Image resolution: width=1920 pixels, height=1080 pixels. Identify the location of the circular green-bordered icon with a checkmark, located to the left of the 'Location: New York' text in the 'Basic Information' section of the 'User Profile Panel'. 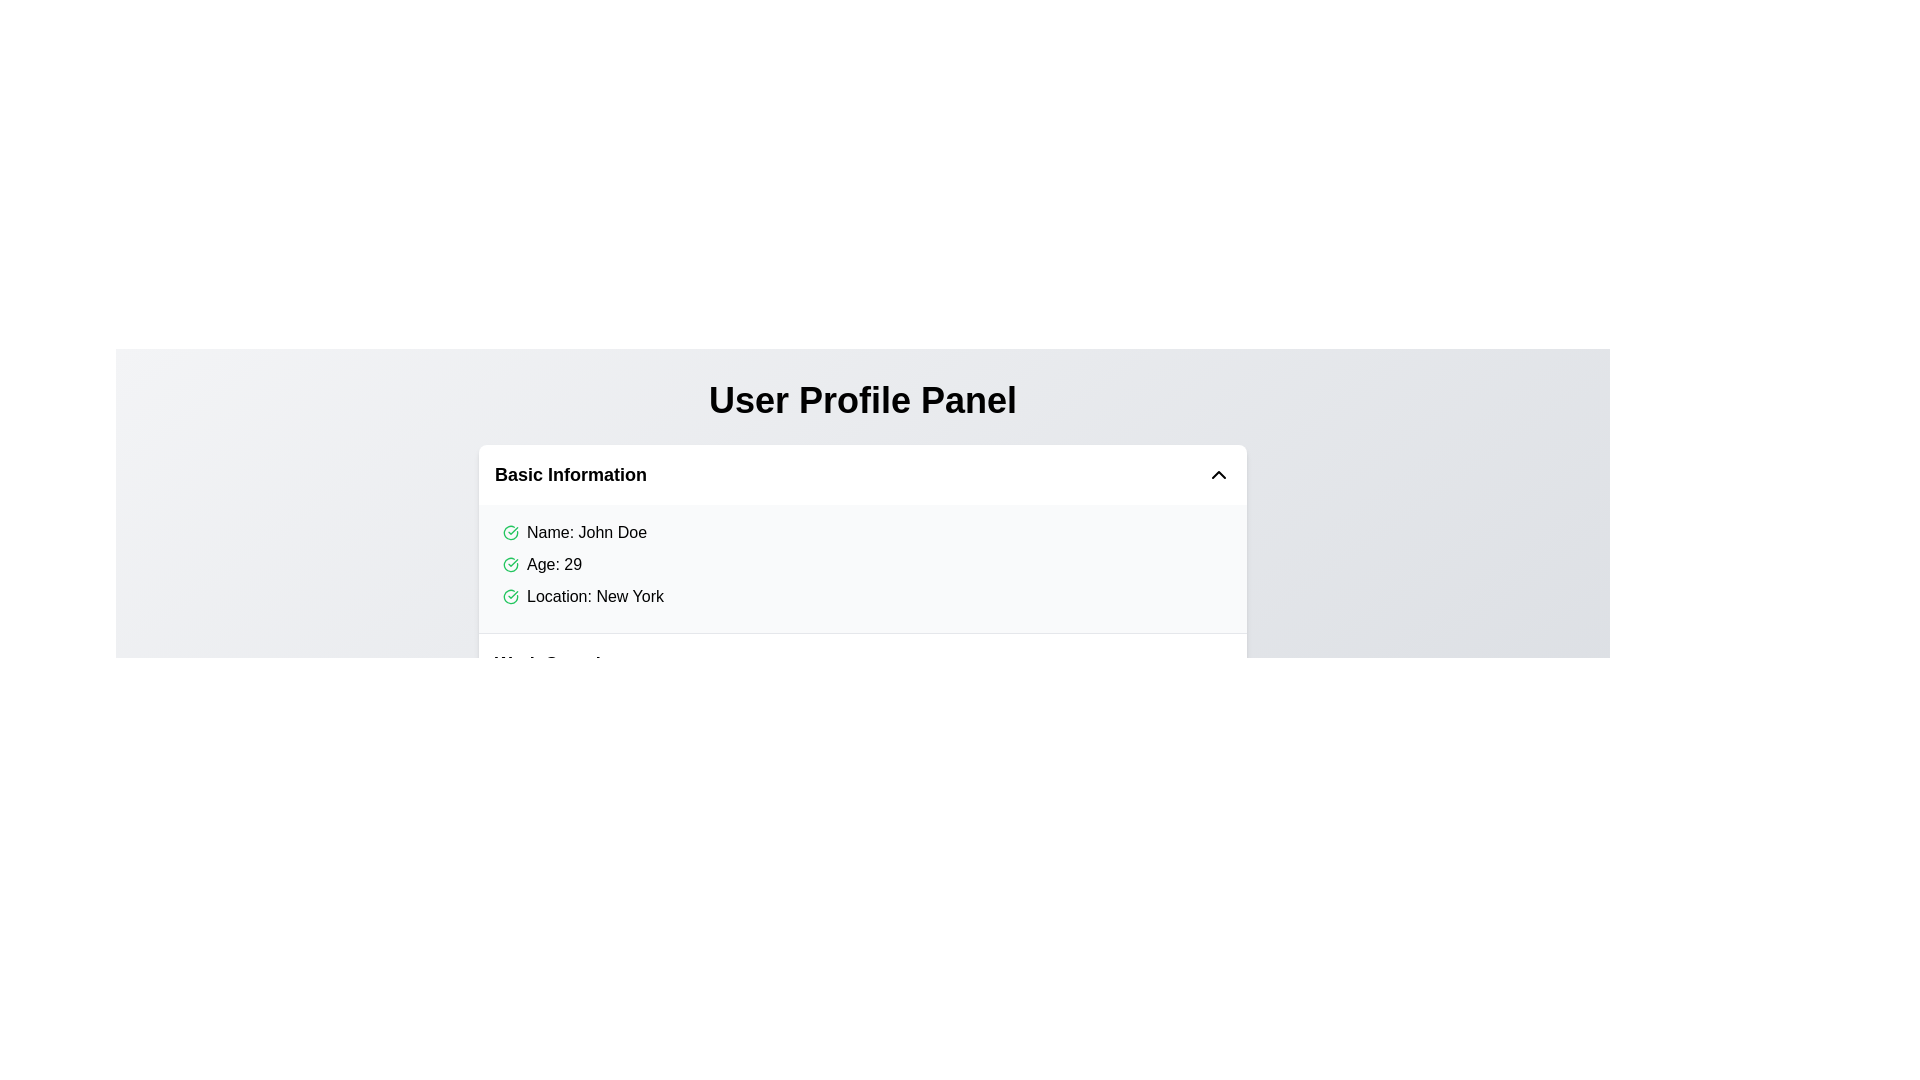
(510, 596).